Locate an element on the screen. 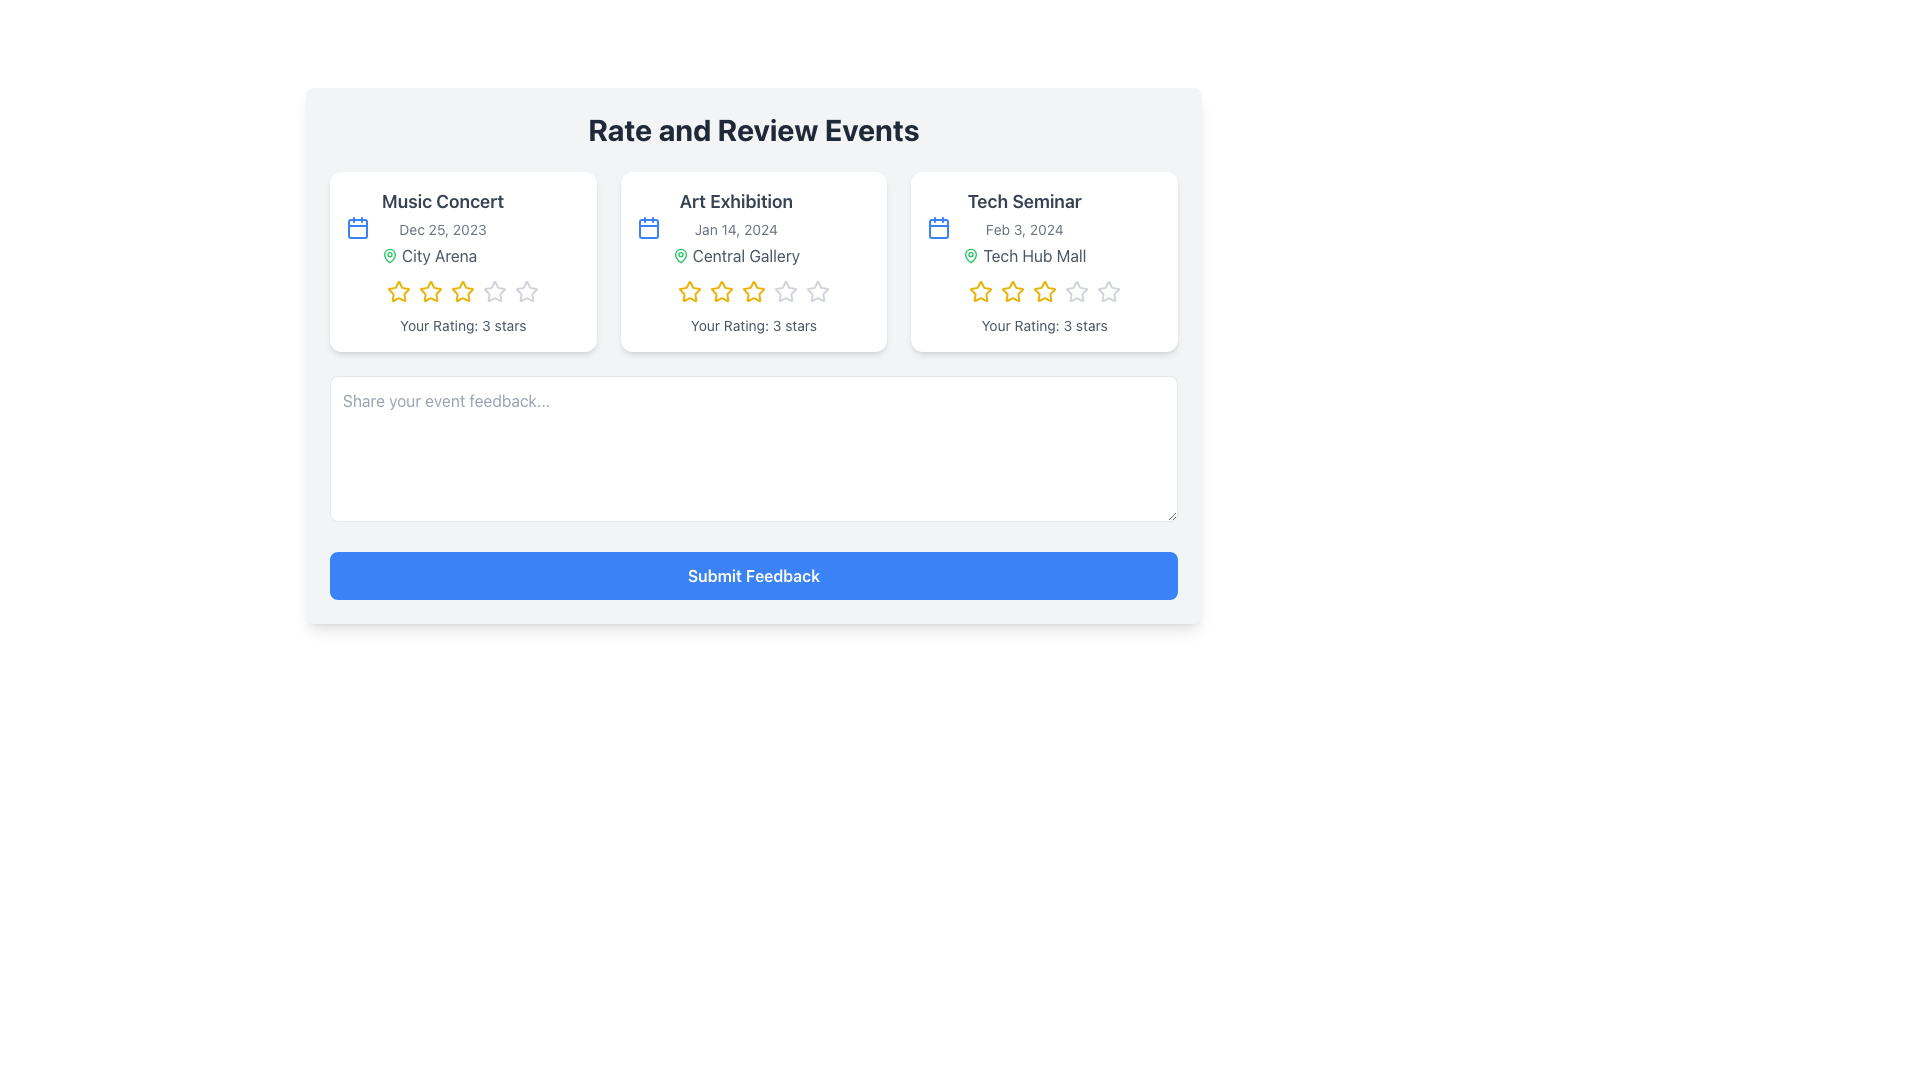 The image size is (1920, 1080). the text label that serves as the title for the 'Music Concert' event, positioned at the top of the event card is located at coordinates (441, 201).